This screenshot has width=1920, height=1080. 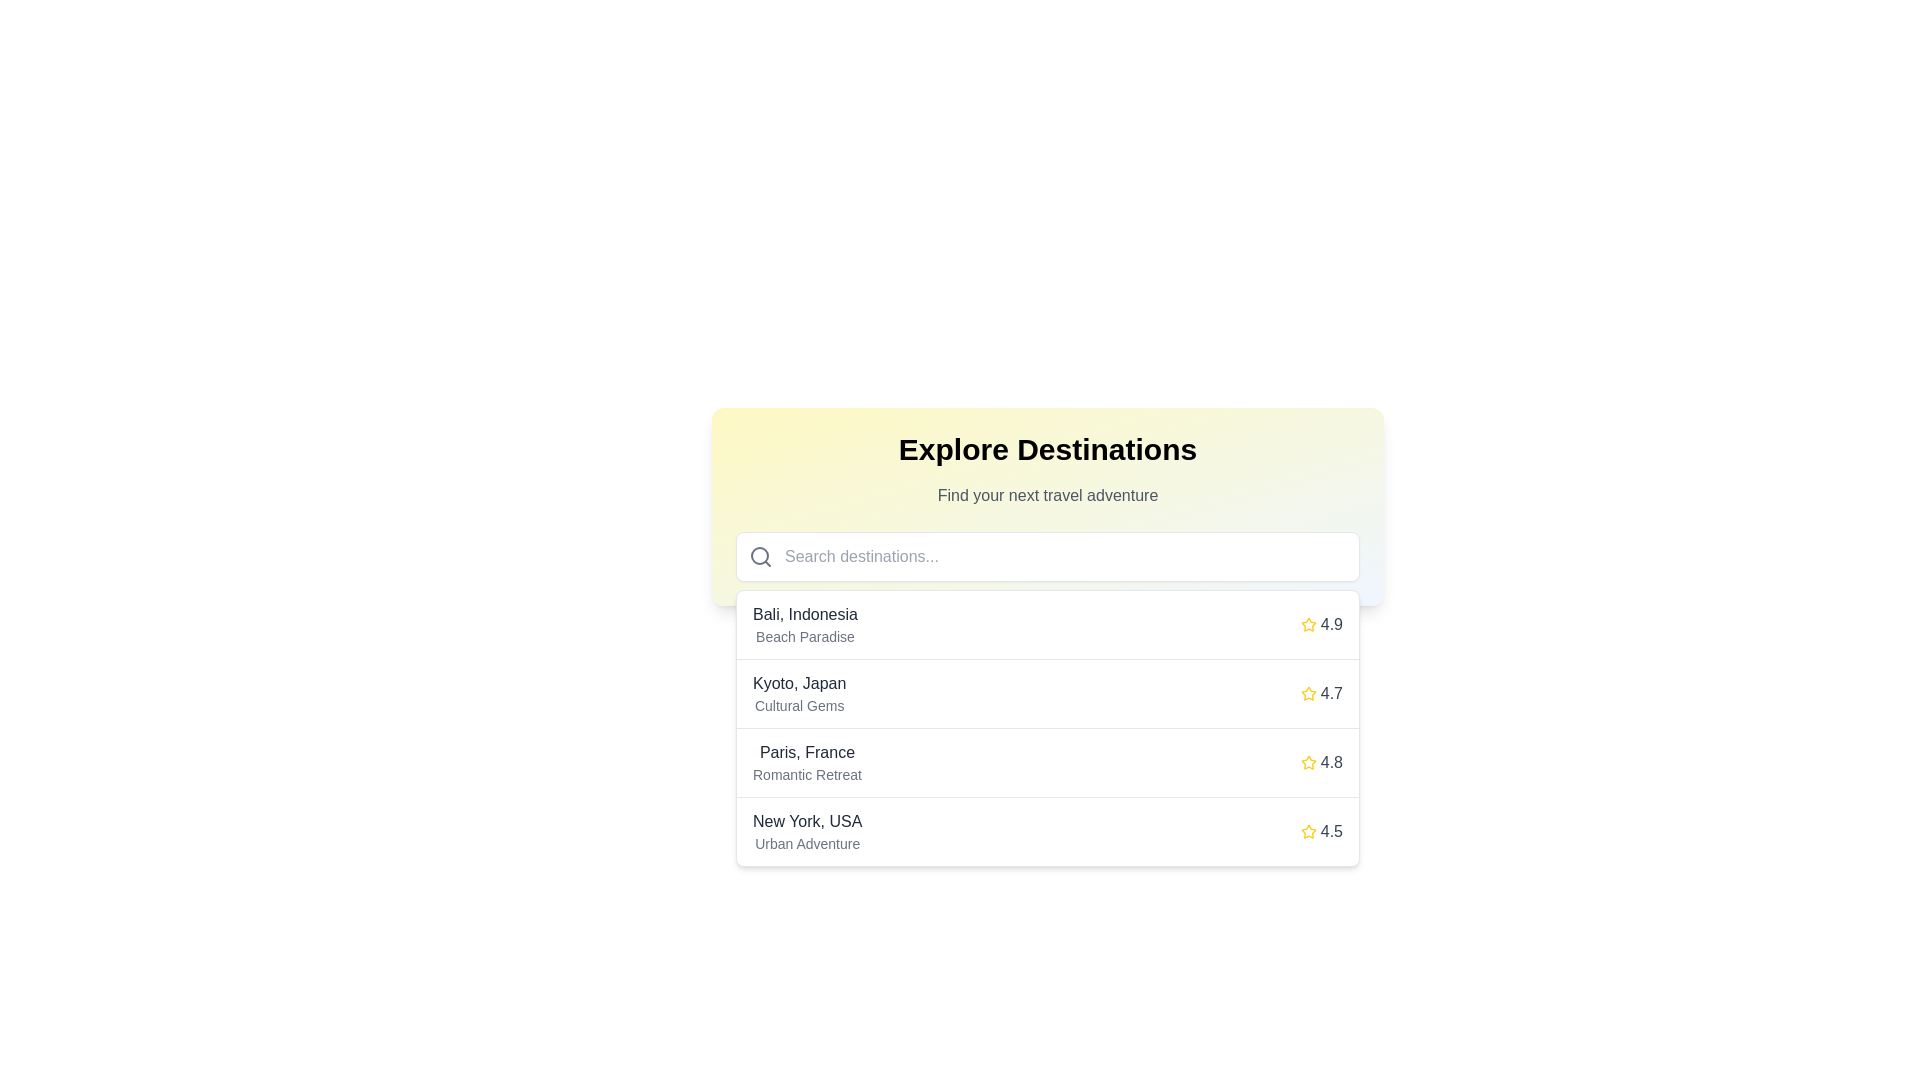 I want to click on the static text reading 'Beach Paradise', which is styled in a smaller gray font and located directly beneath 'Bali, Indonesia' in the search results, so click(x=805, y=636).